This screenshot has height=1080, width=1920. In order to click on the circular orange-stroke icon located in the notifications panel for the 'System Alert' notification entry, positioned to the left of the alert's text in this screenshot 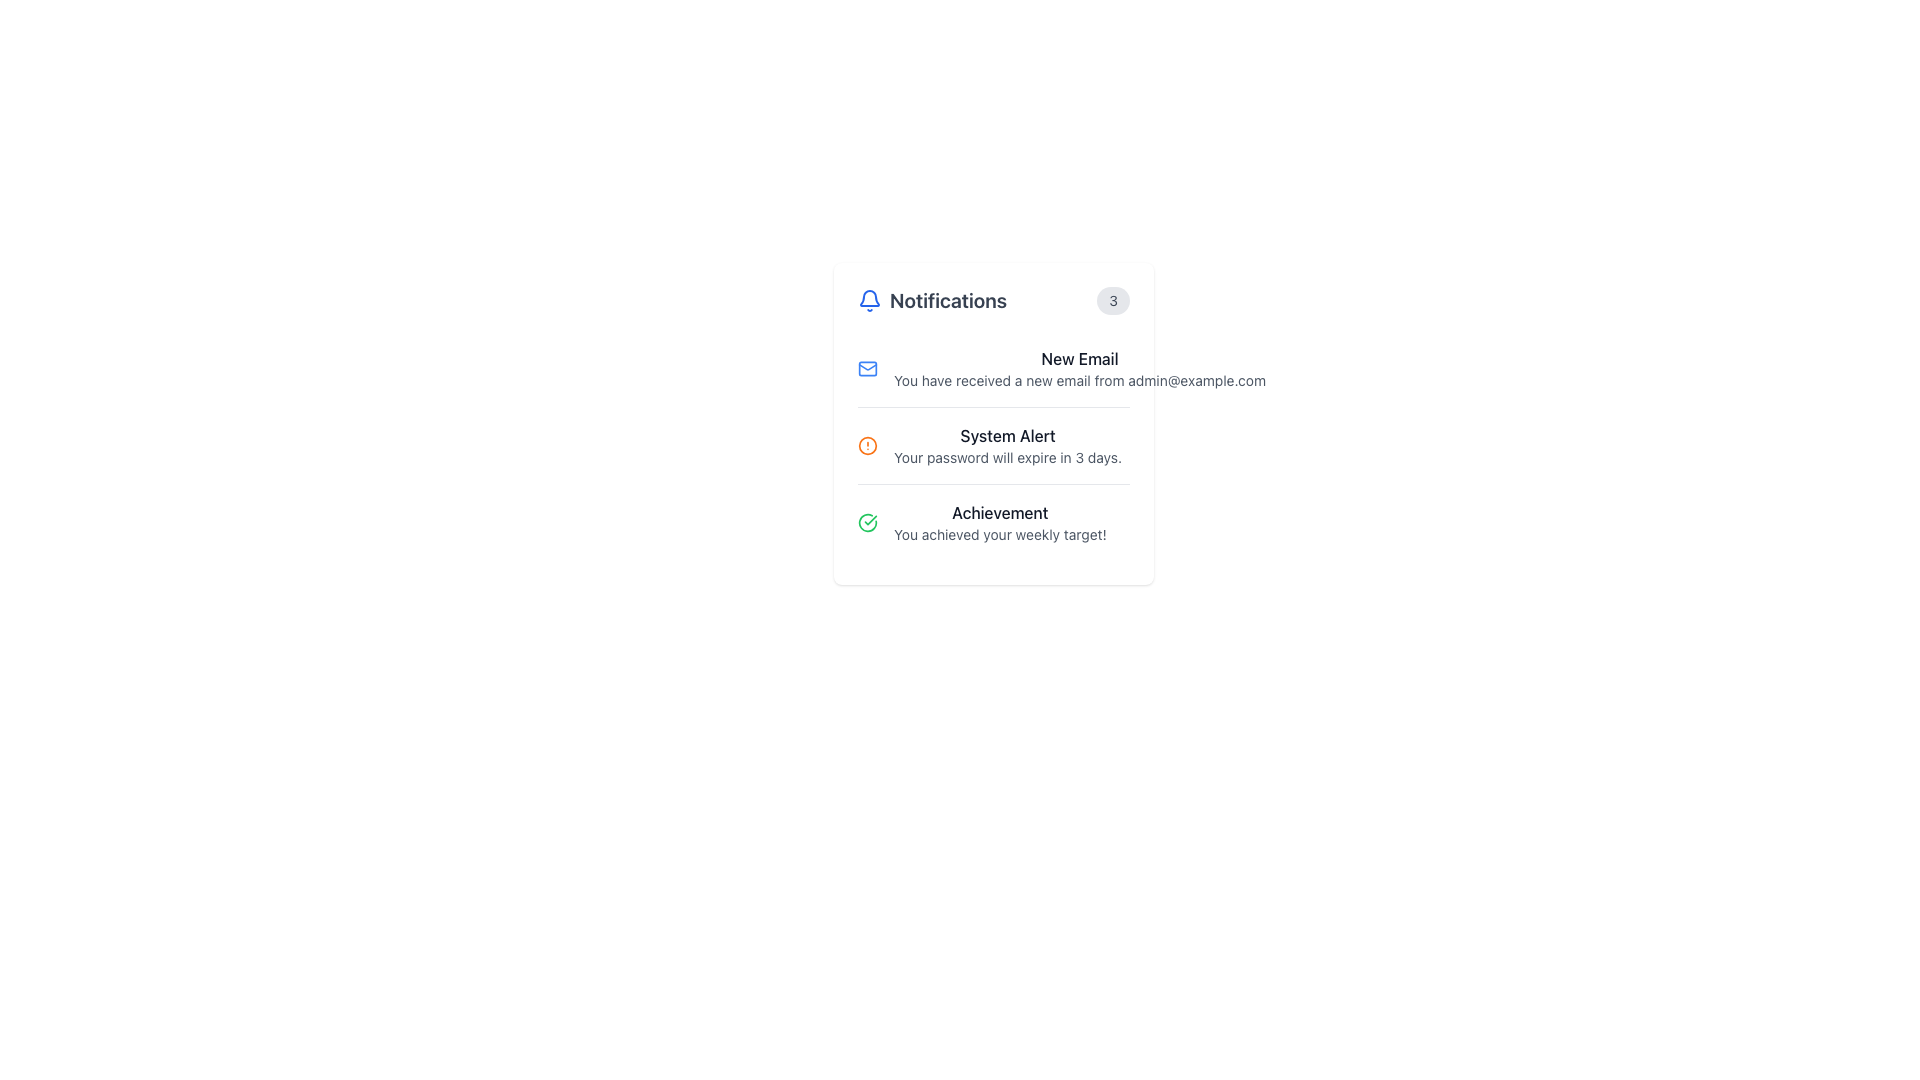, I will do `click(868, 445)`.